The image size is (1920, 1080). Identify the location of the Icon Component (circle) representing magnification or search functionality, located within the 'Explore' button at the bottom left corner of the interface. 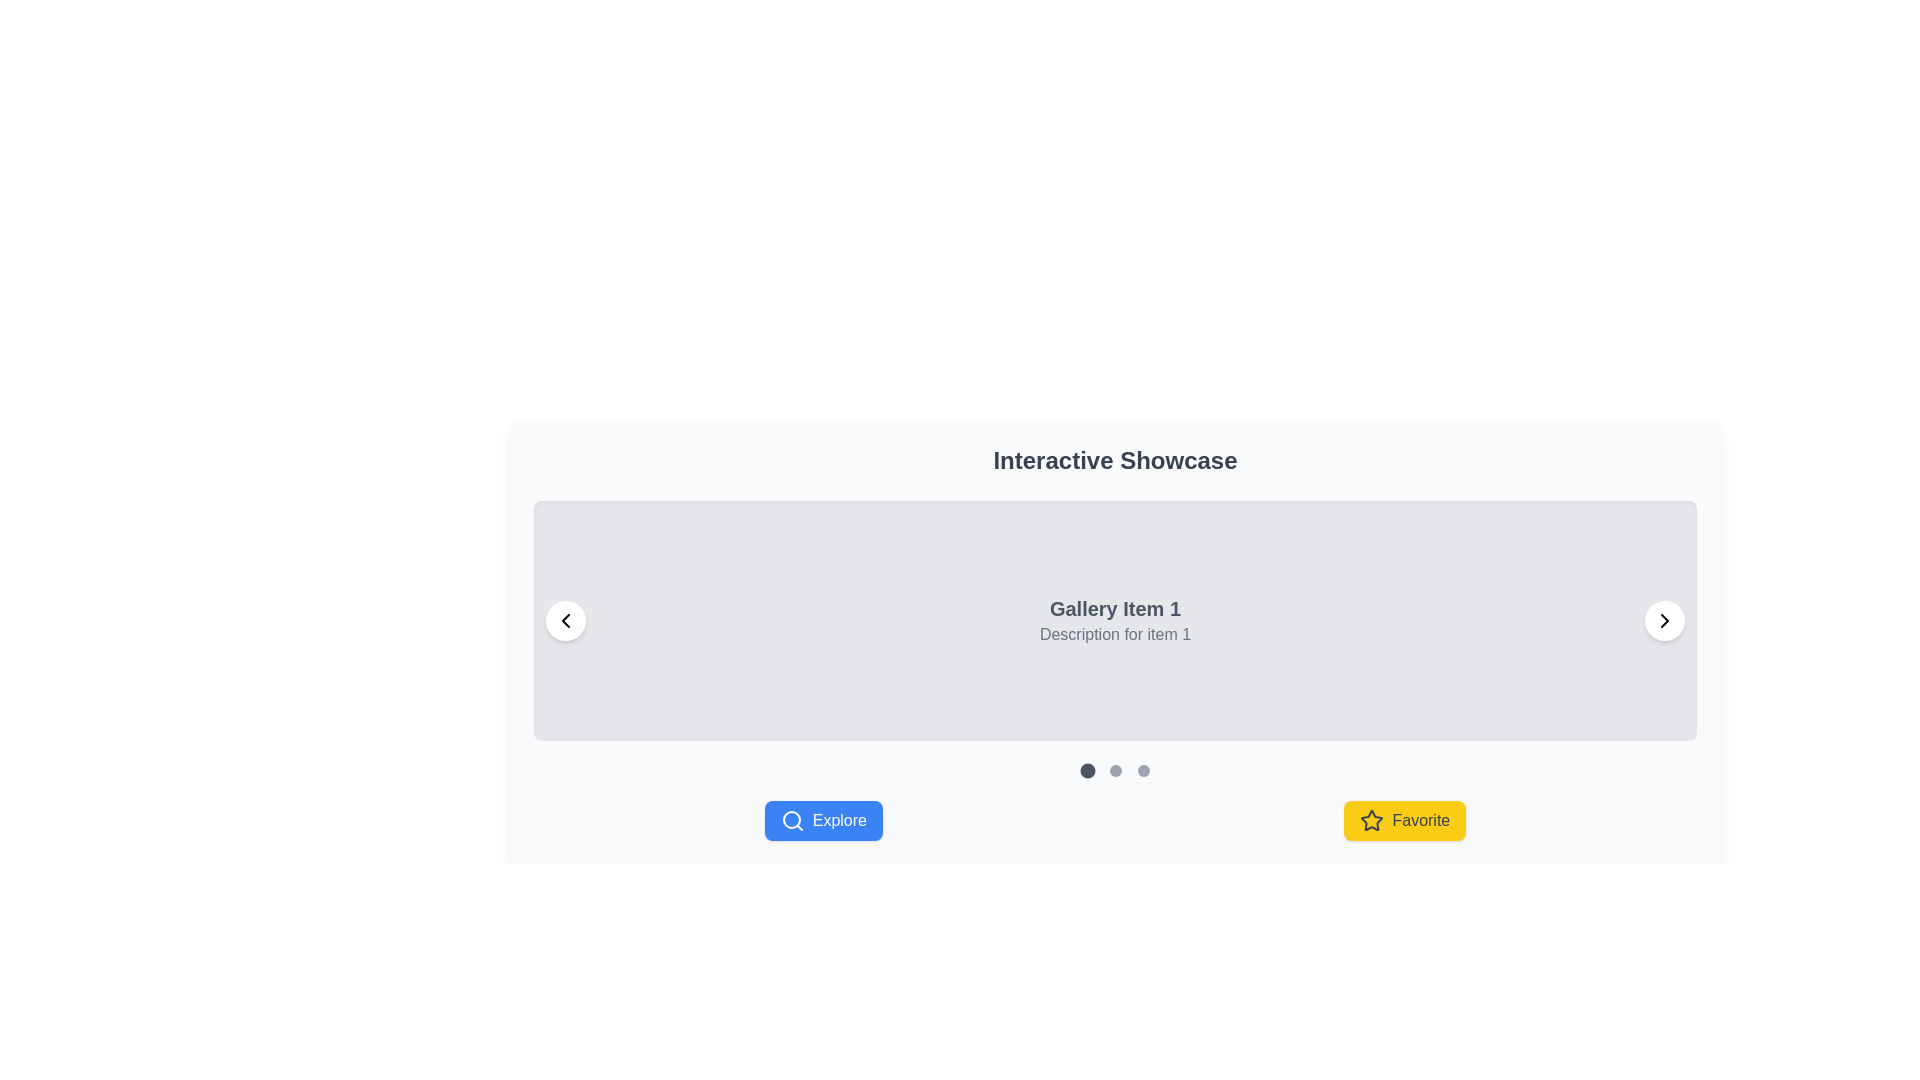
(790, 820).